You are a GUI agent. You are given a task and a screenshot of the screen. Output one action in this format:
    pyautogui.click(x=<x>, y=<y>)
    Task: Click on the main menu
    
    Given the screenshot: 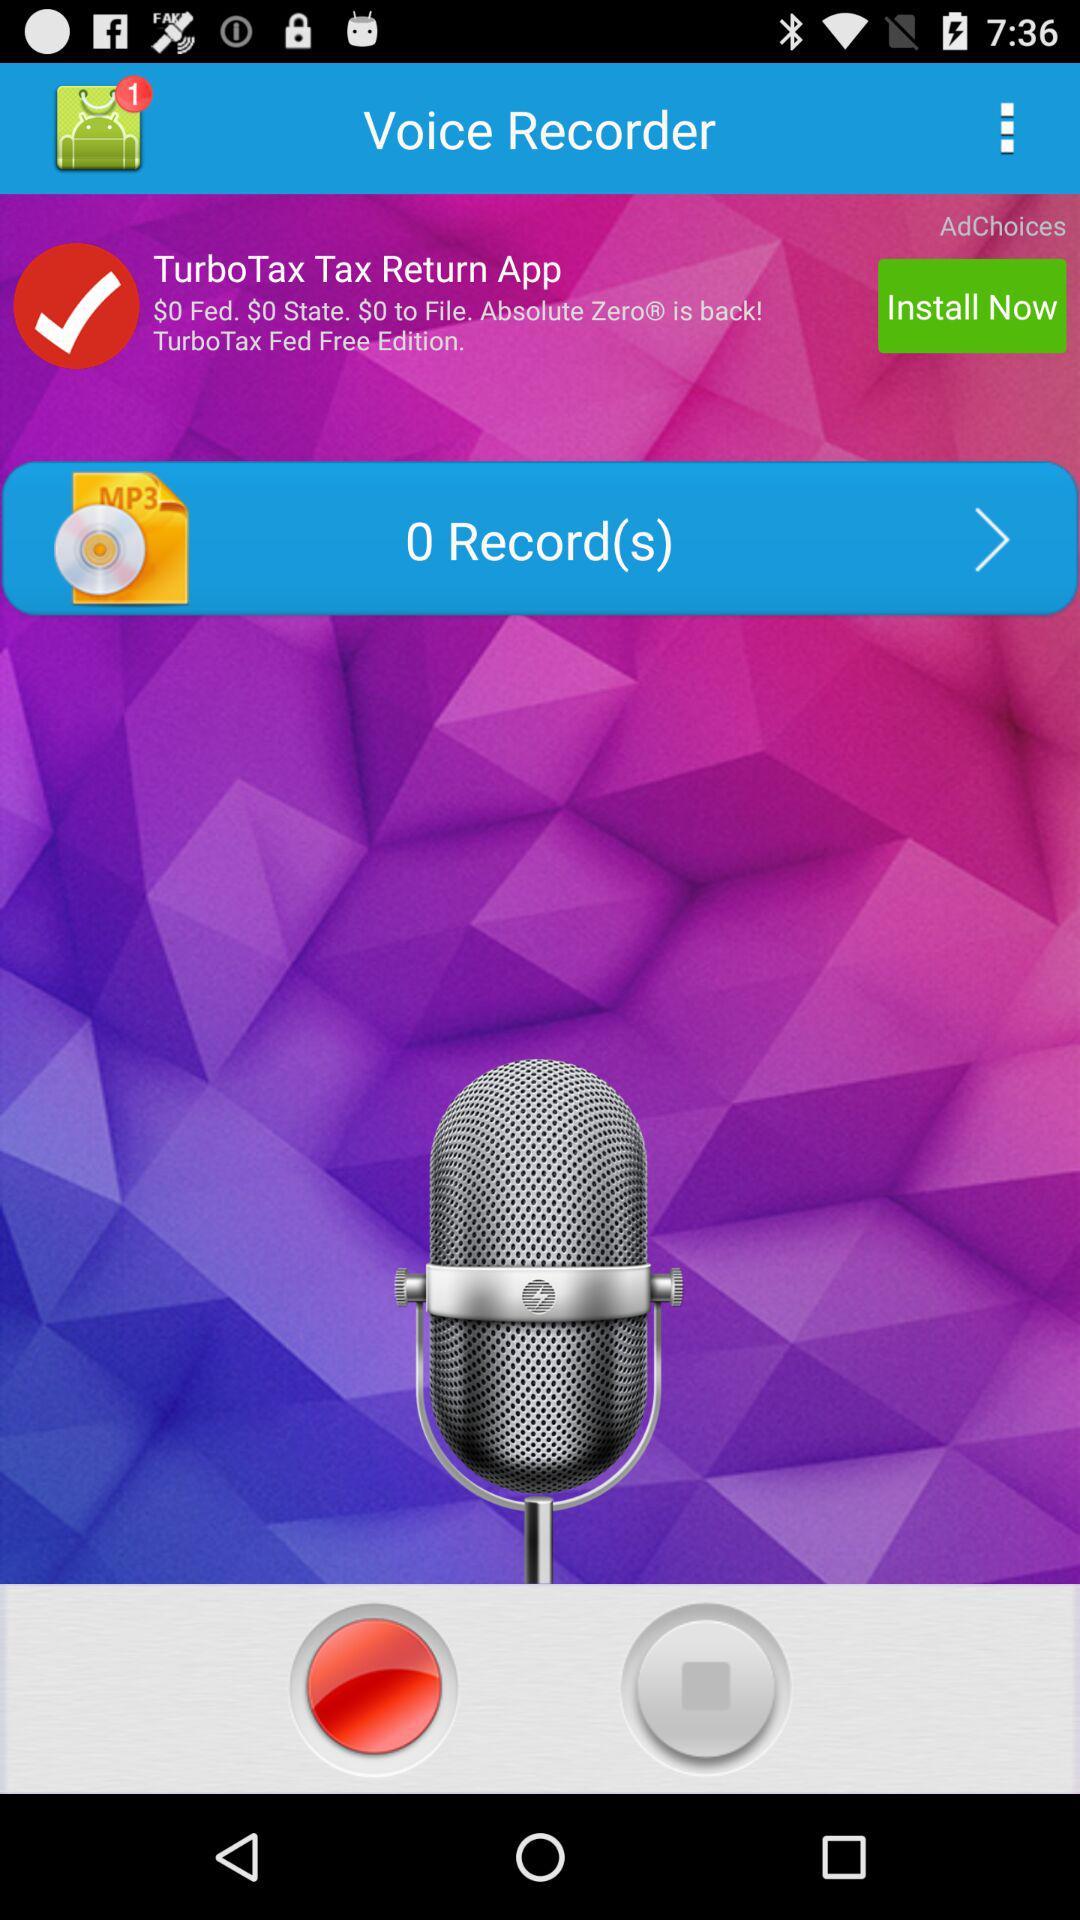 What is the action you would take?
    pyautogui.click(x=1006, y=127)
    